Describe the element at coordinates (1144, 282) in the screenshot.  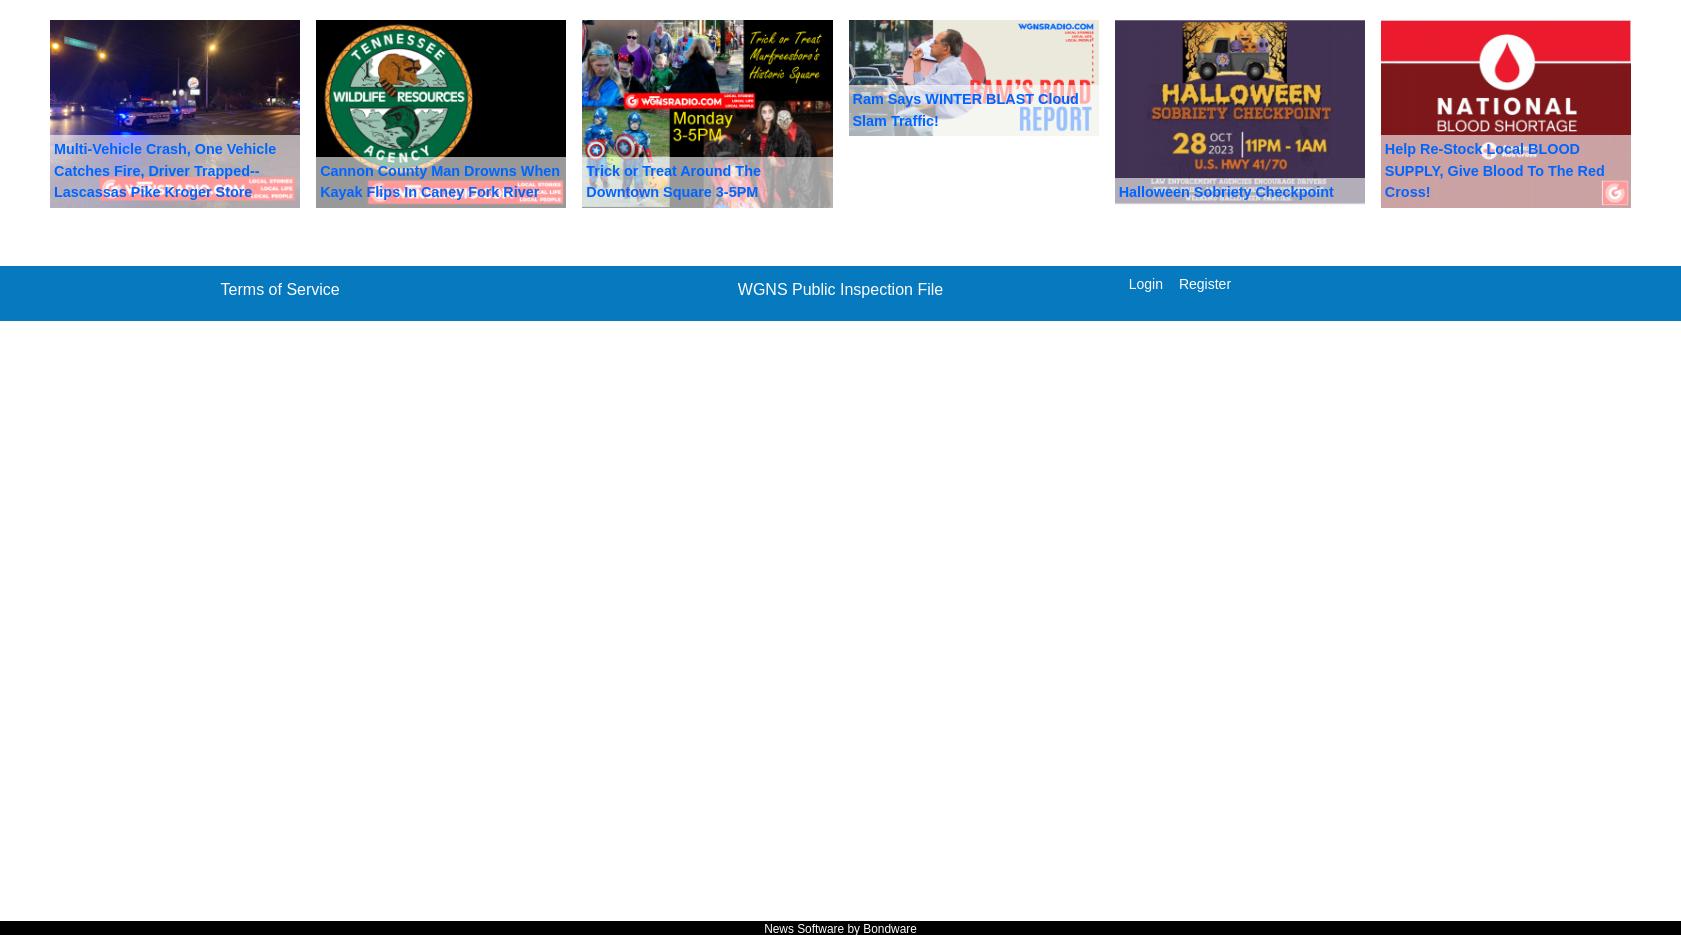
I see `'Login'` at that location.